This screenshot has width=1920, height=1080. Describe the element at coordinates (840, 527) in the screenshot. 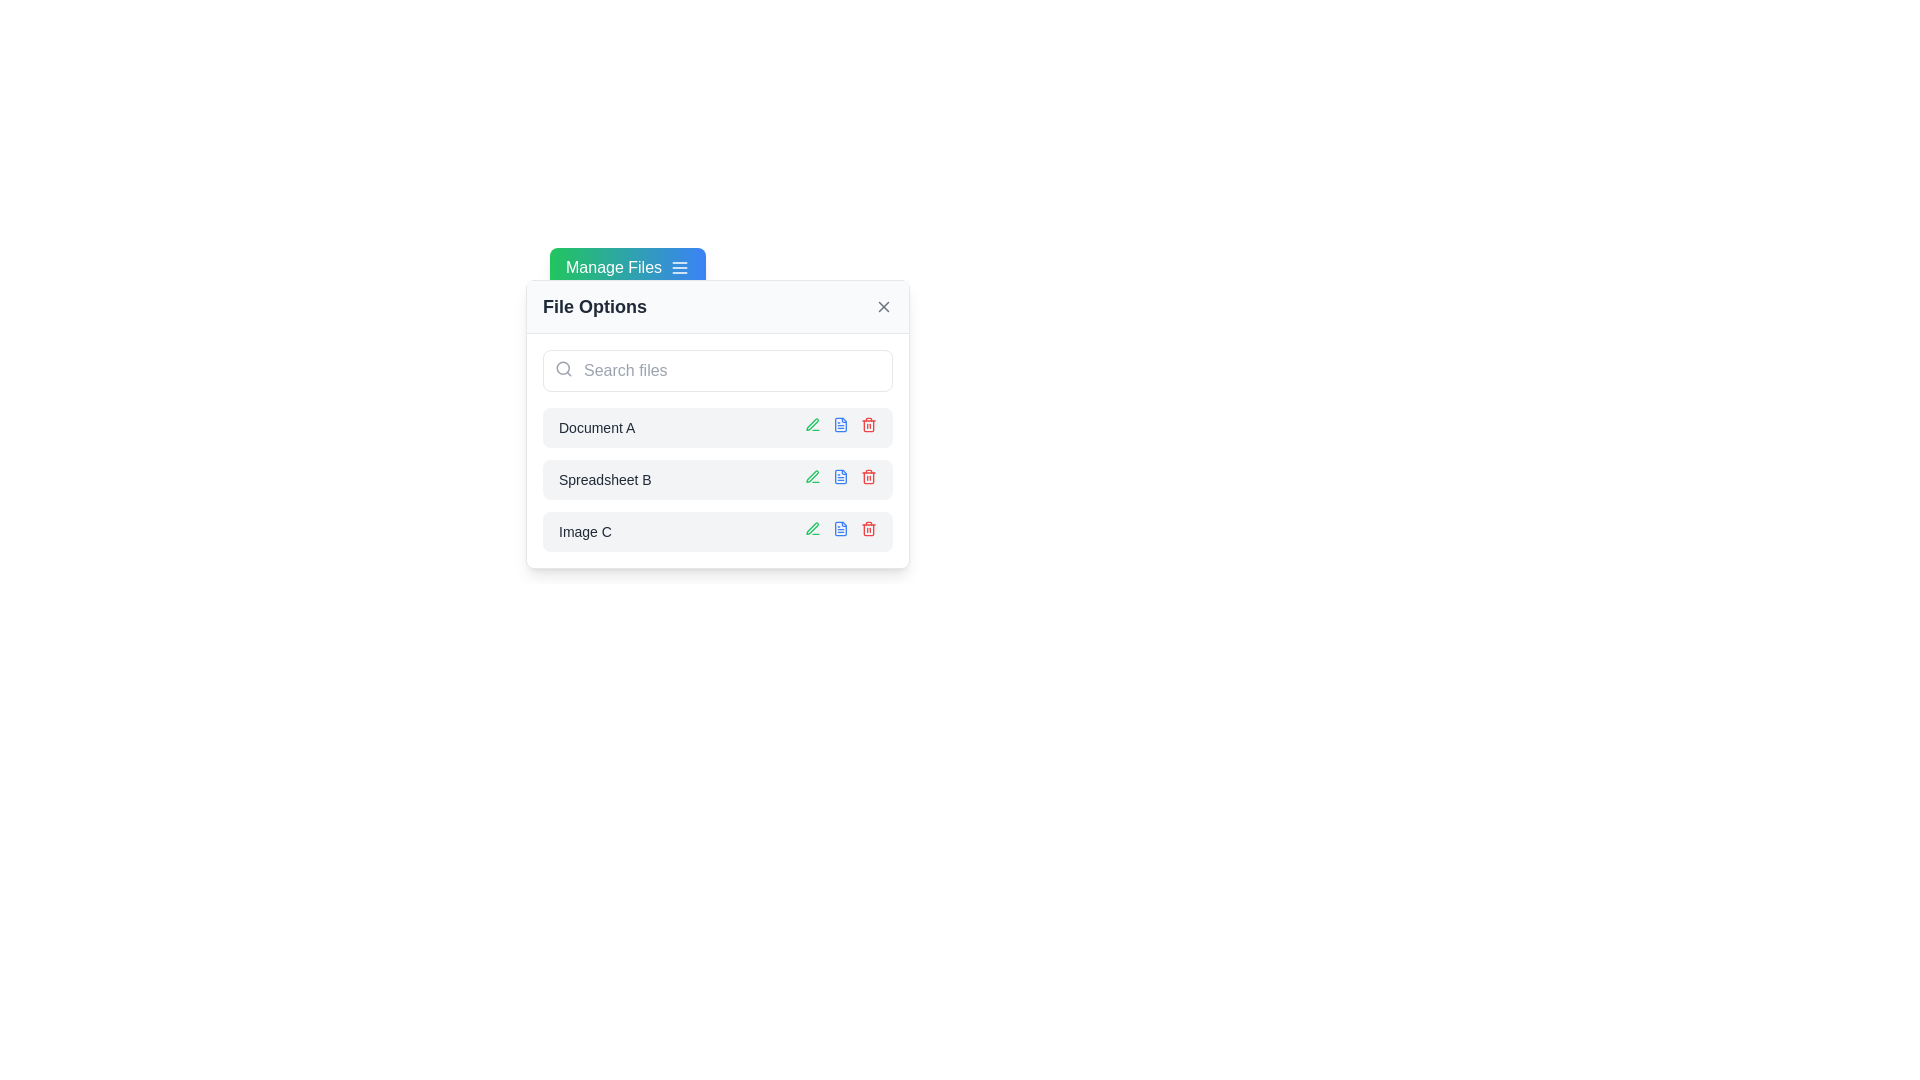

I see `the vector icon component that visually represents a document in the user interface, located at the center of the icon` at that location.